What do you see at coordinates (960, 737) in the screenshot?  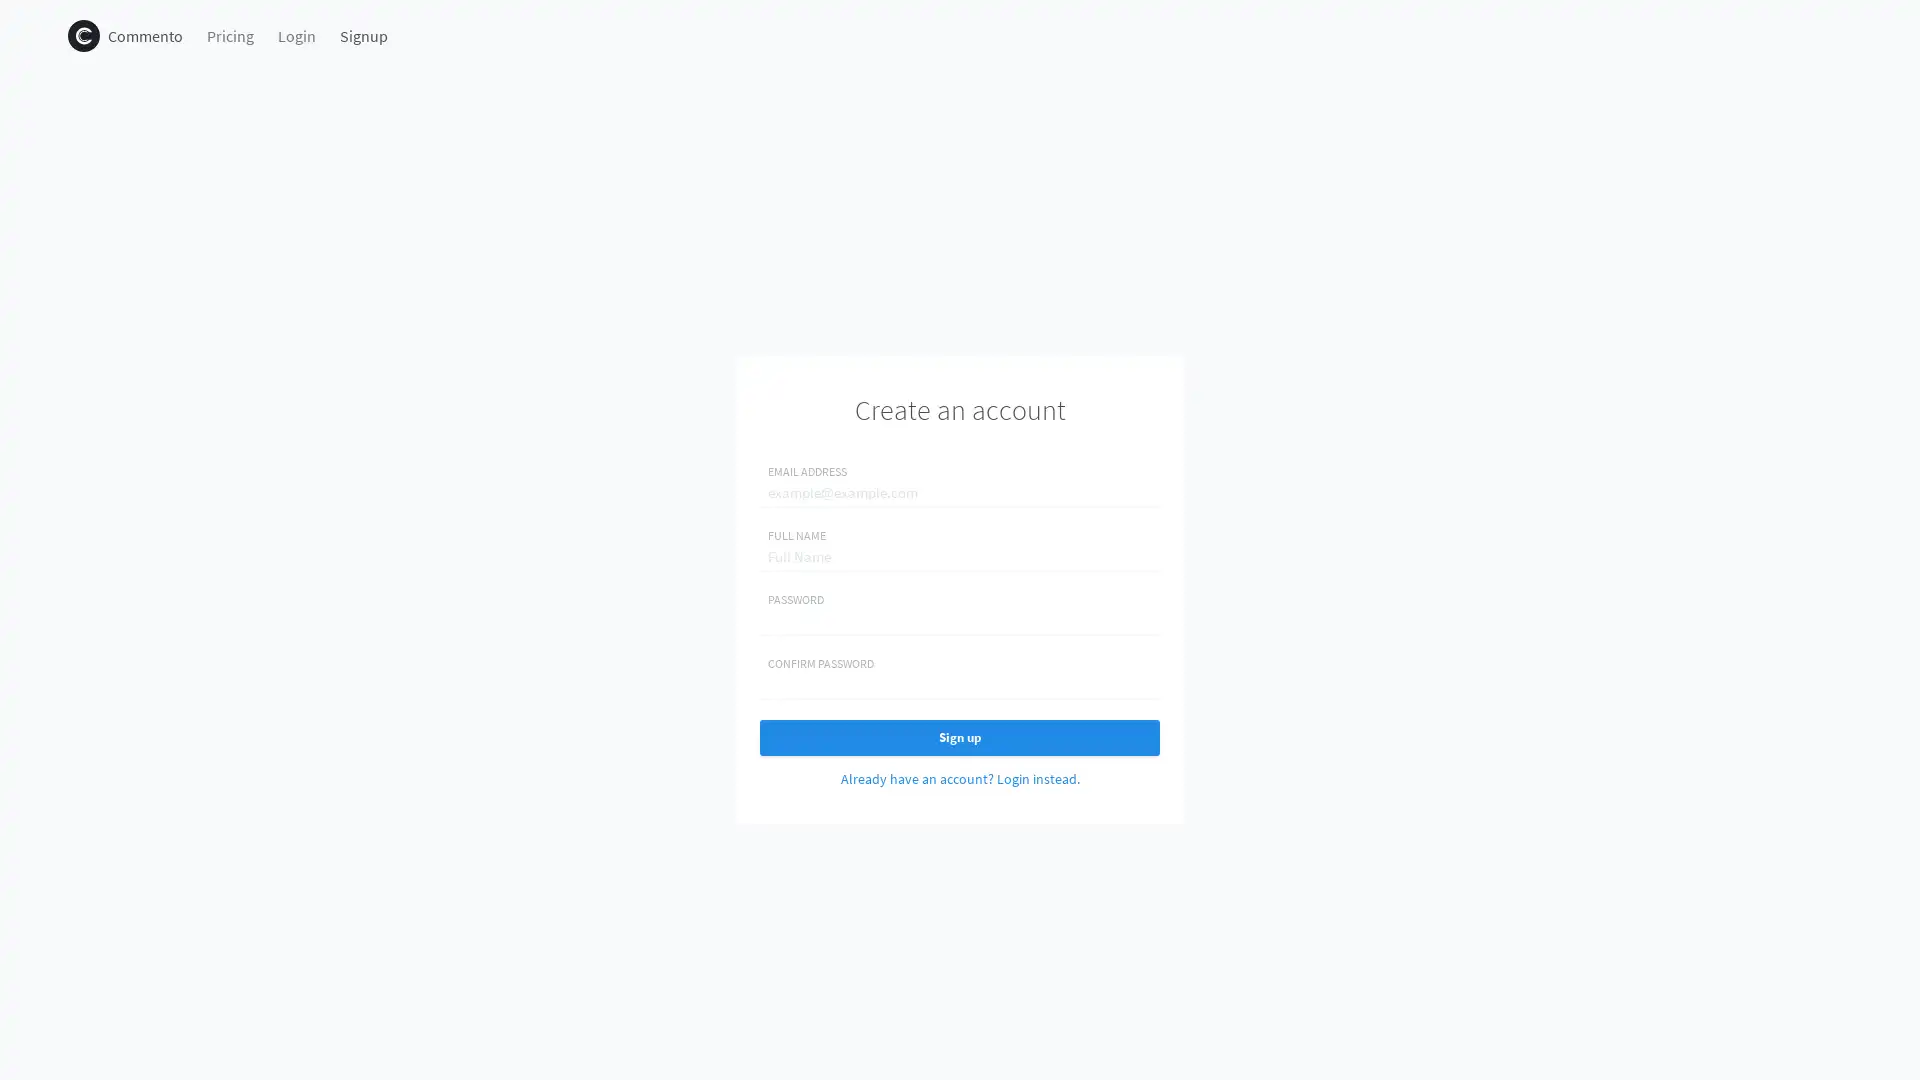 I see `Sign up` at bounding box center [960, 737].